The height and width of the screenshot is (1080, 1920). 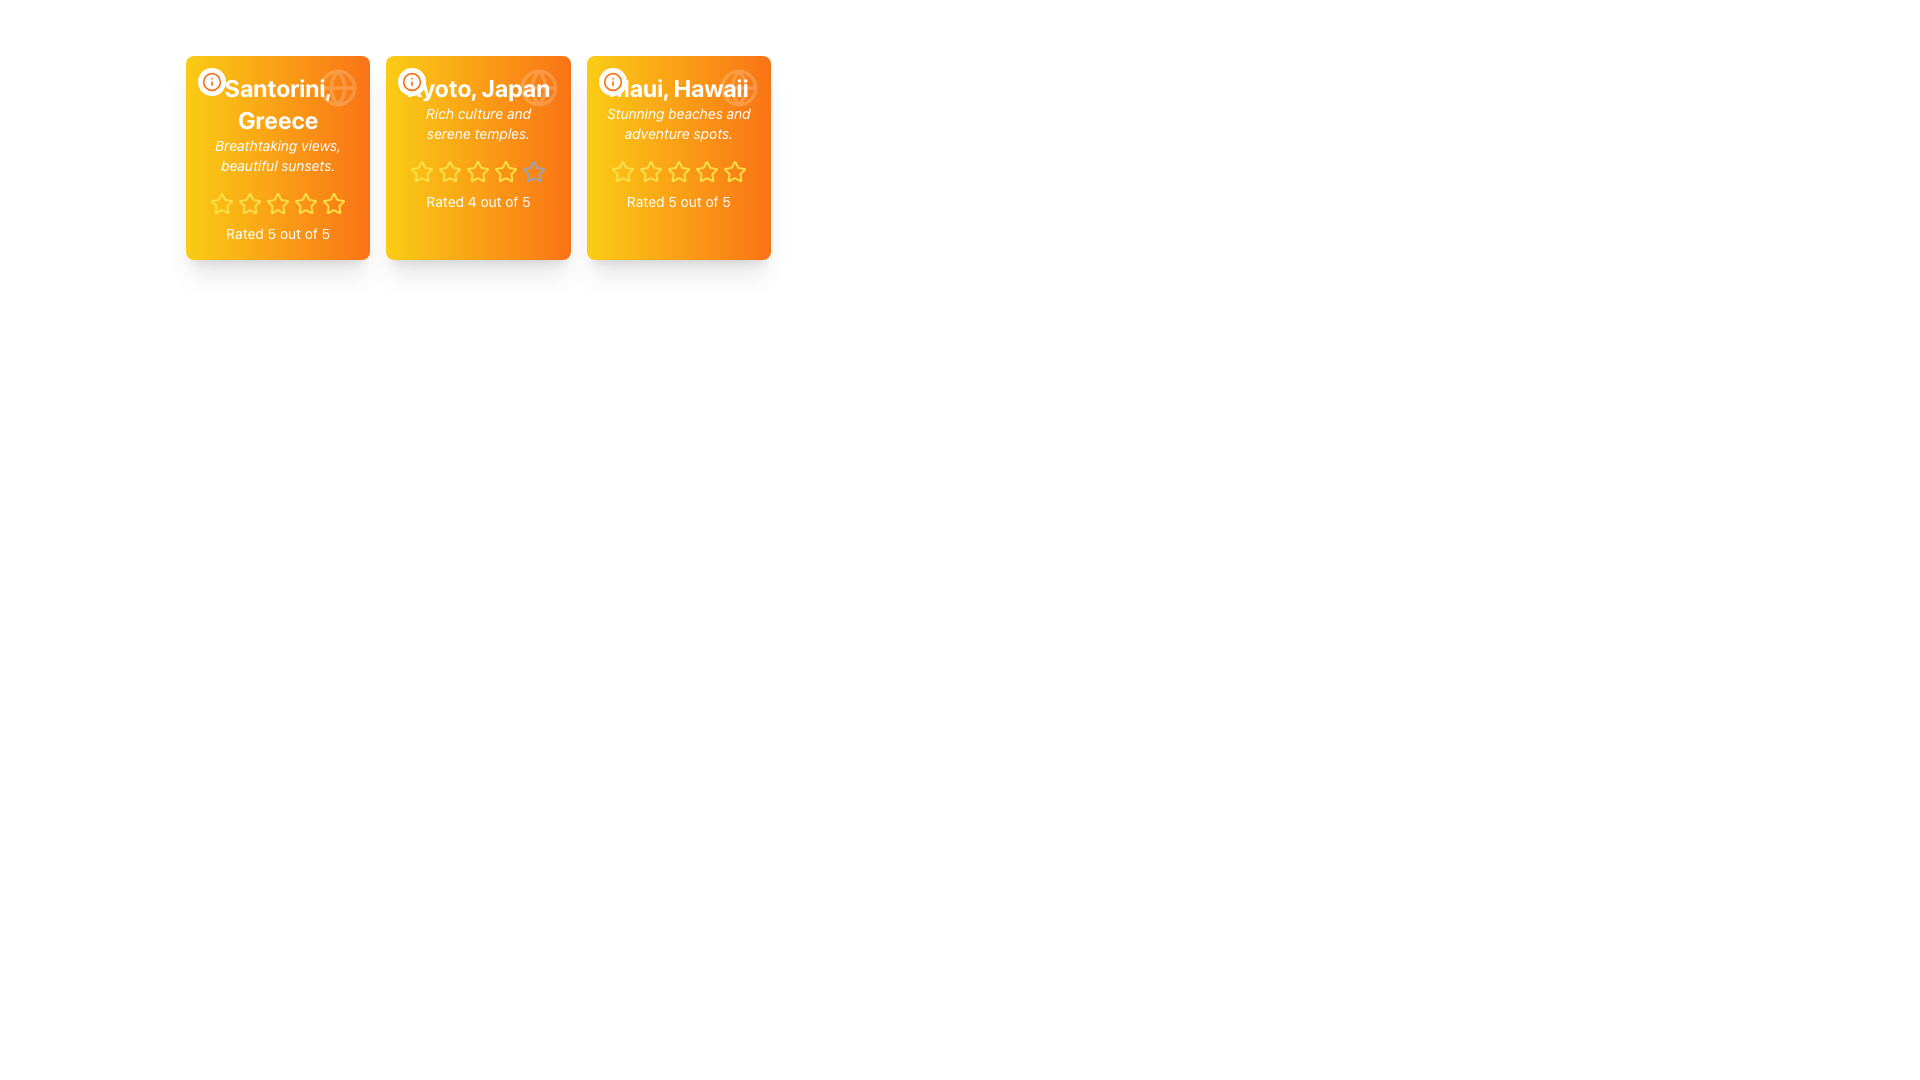 What do you see at coordinates (677, 171) in the screenshot?
I see `the yellow star icon in the rating stars for the 'Maui, Hawaii' card` at bounding box center [677, 171].